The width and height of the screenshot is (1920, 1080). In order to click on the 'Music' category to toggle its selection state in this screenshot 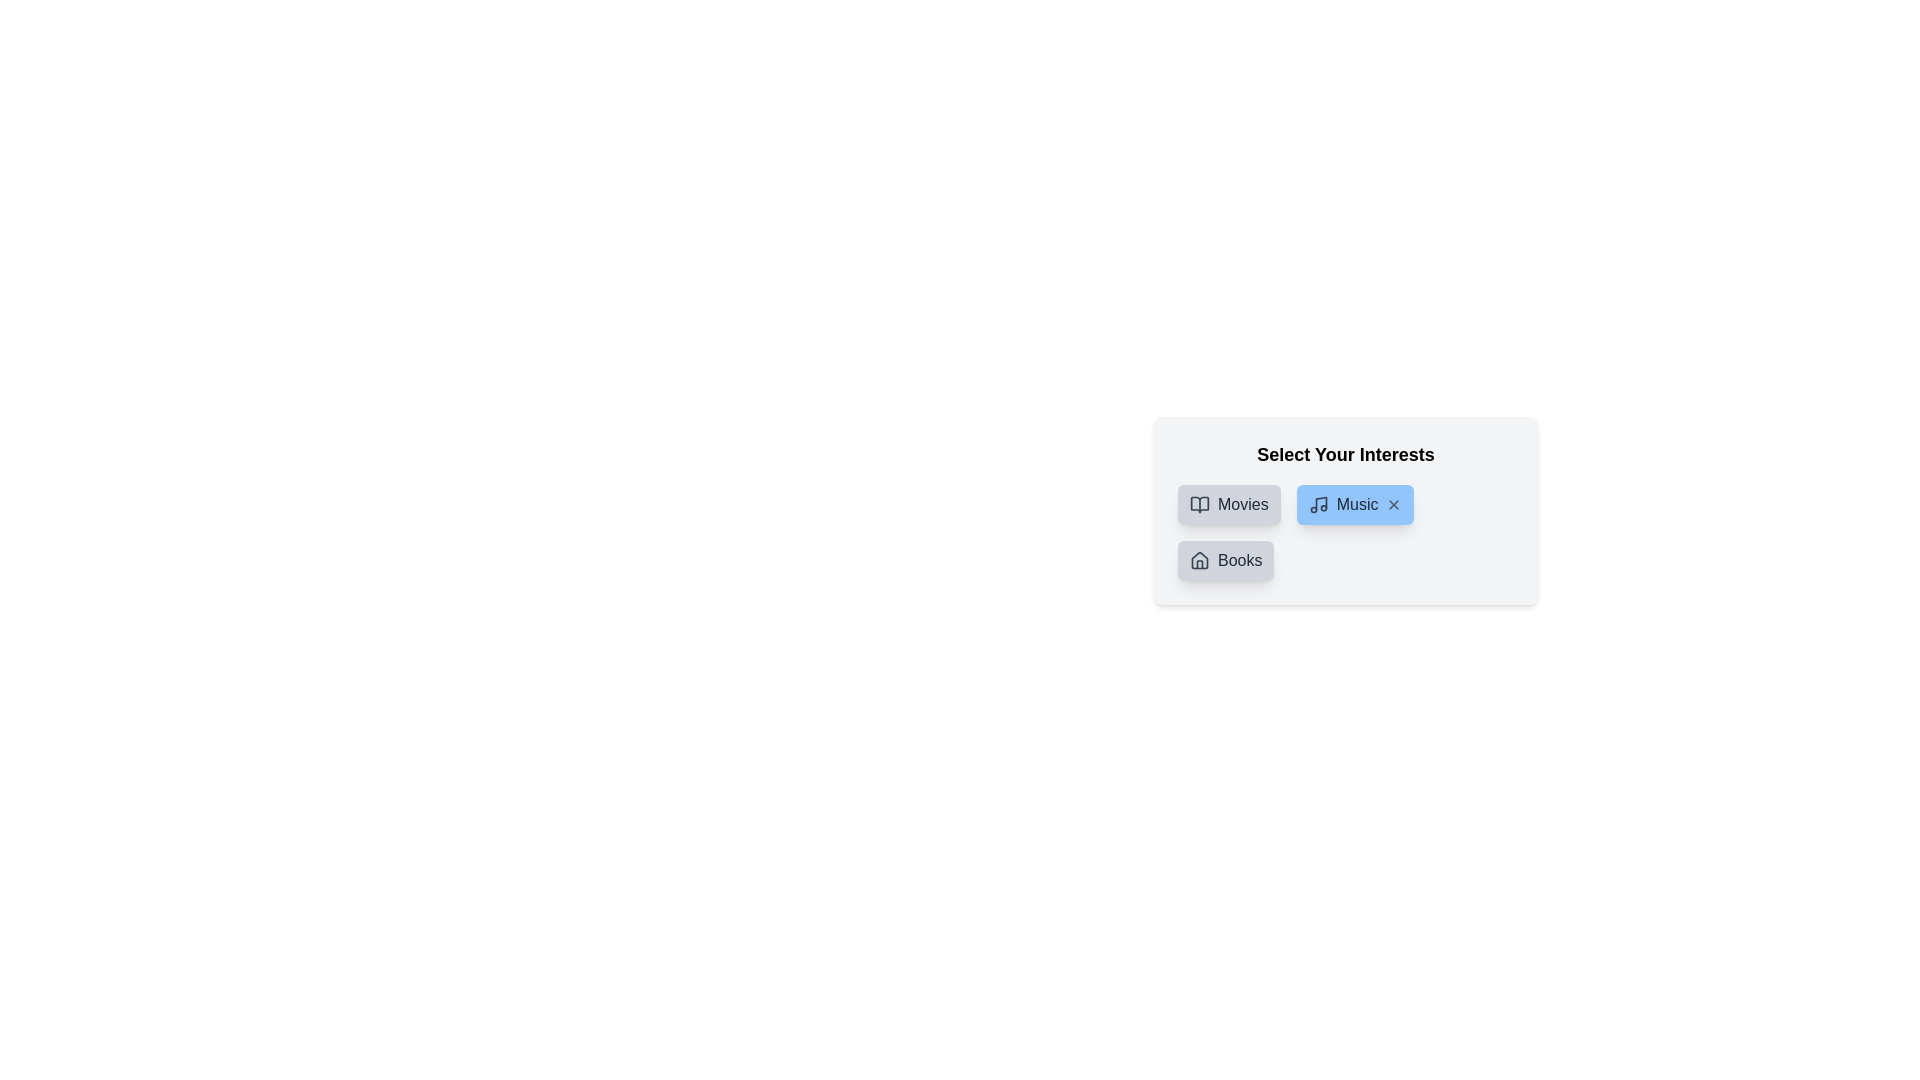, I will do `click(1354, 504)`.